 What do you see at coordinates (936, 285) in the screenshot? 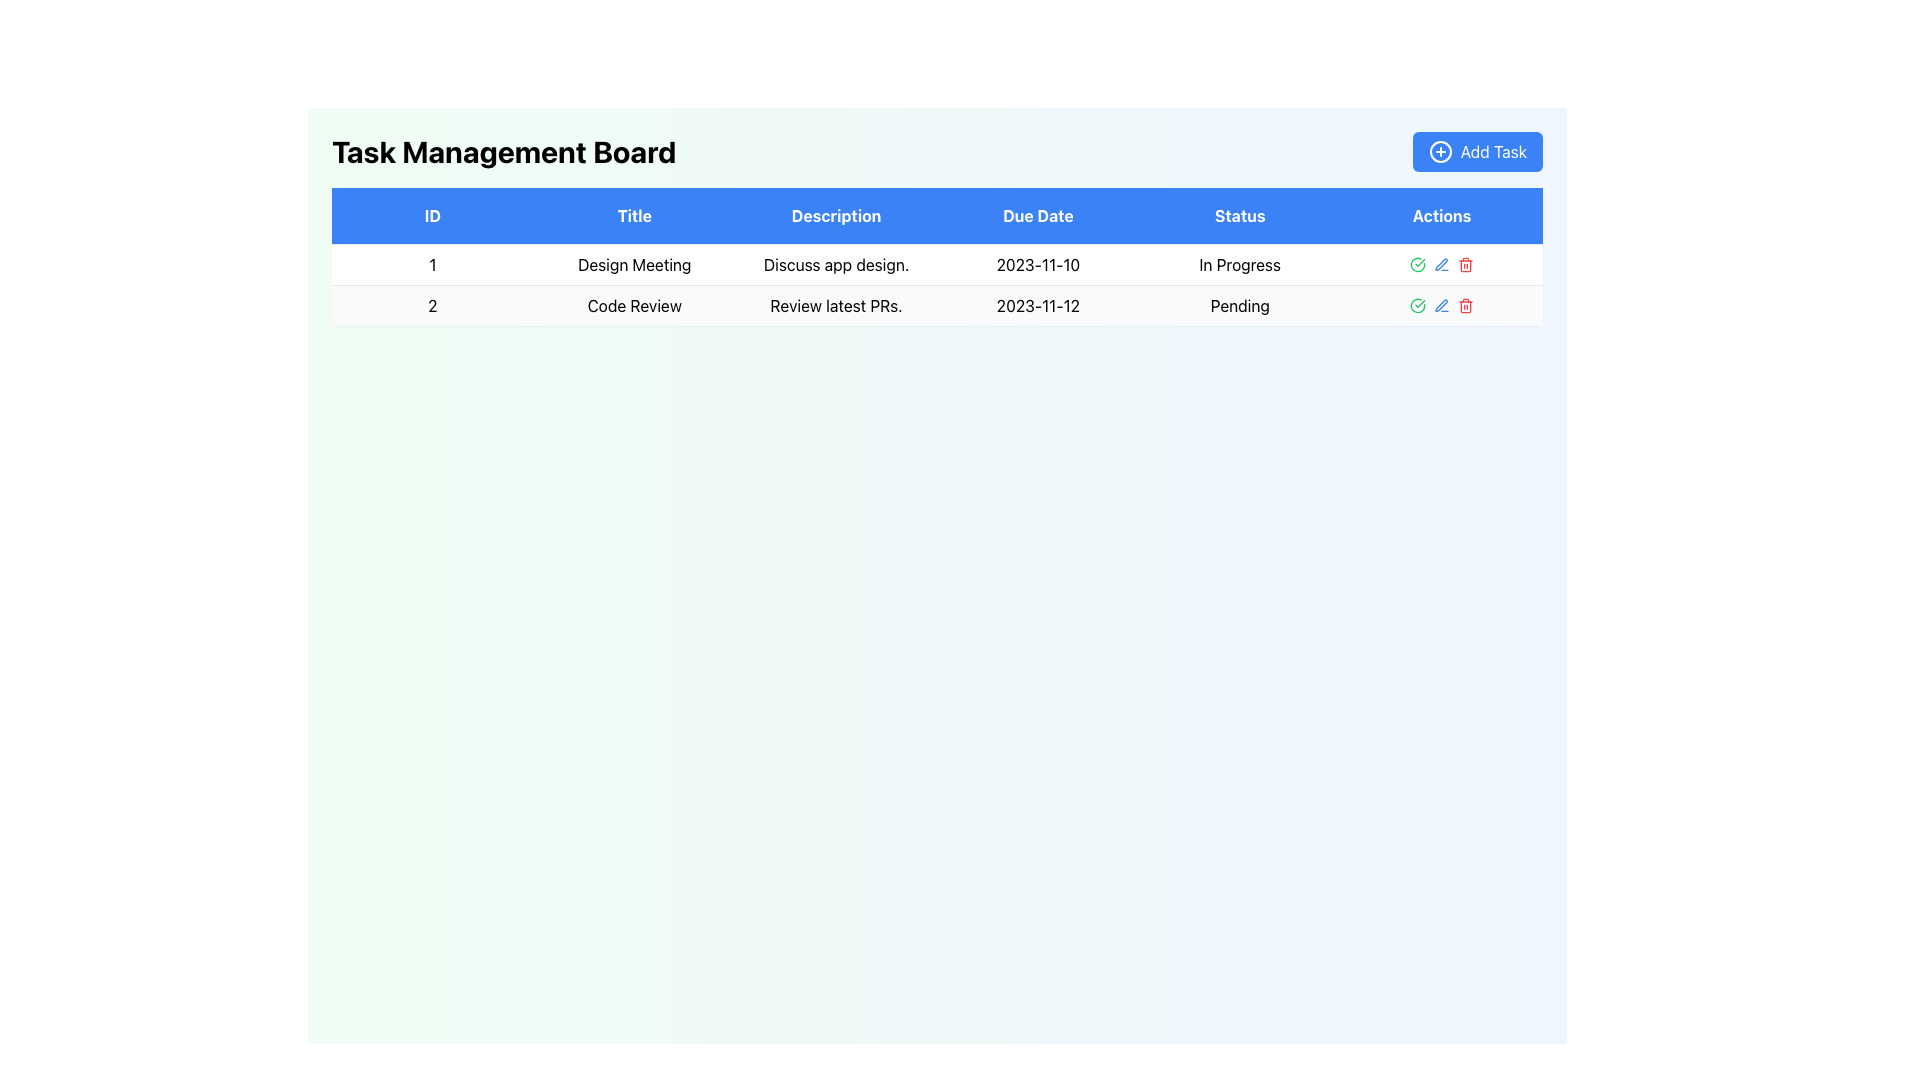
I see `the first row of the task management board table, which displays the task ID '1', title 'Design Meeting', description 'Discuss app design.', due date '2023-11-10', and status 'In Progress'` at bounding box center [936, 285].